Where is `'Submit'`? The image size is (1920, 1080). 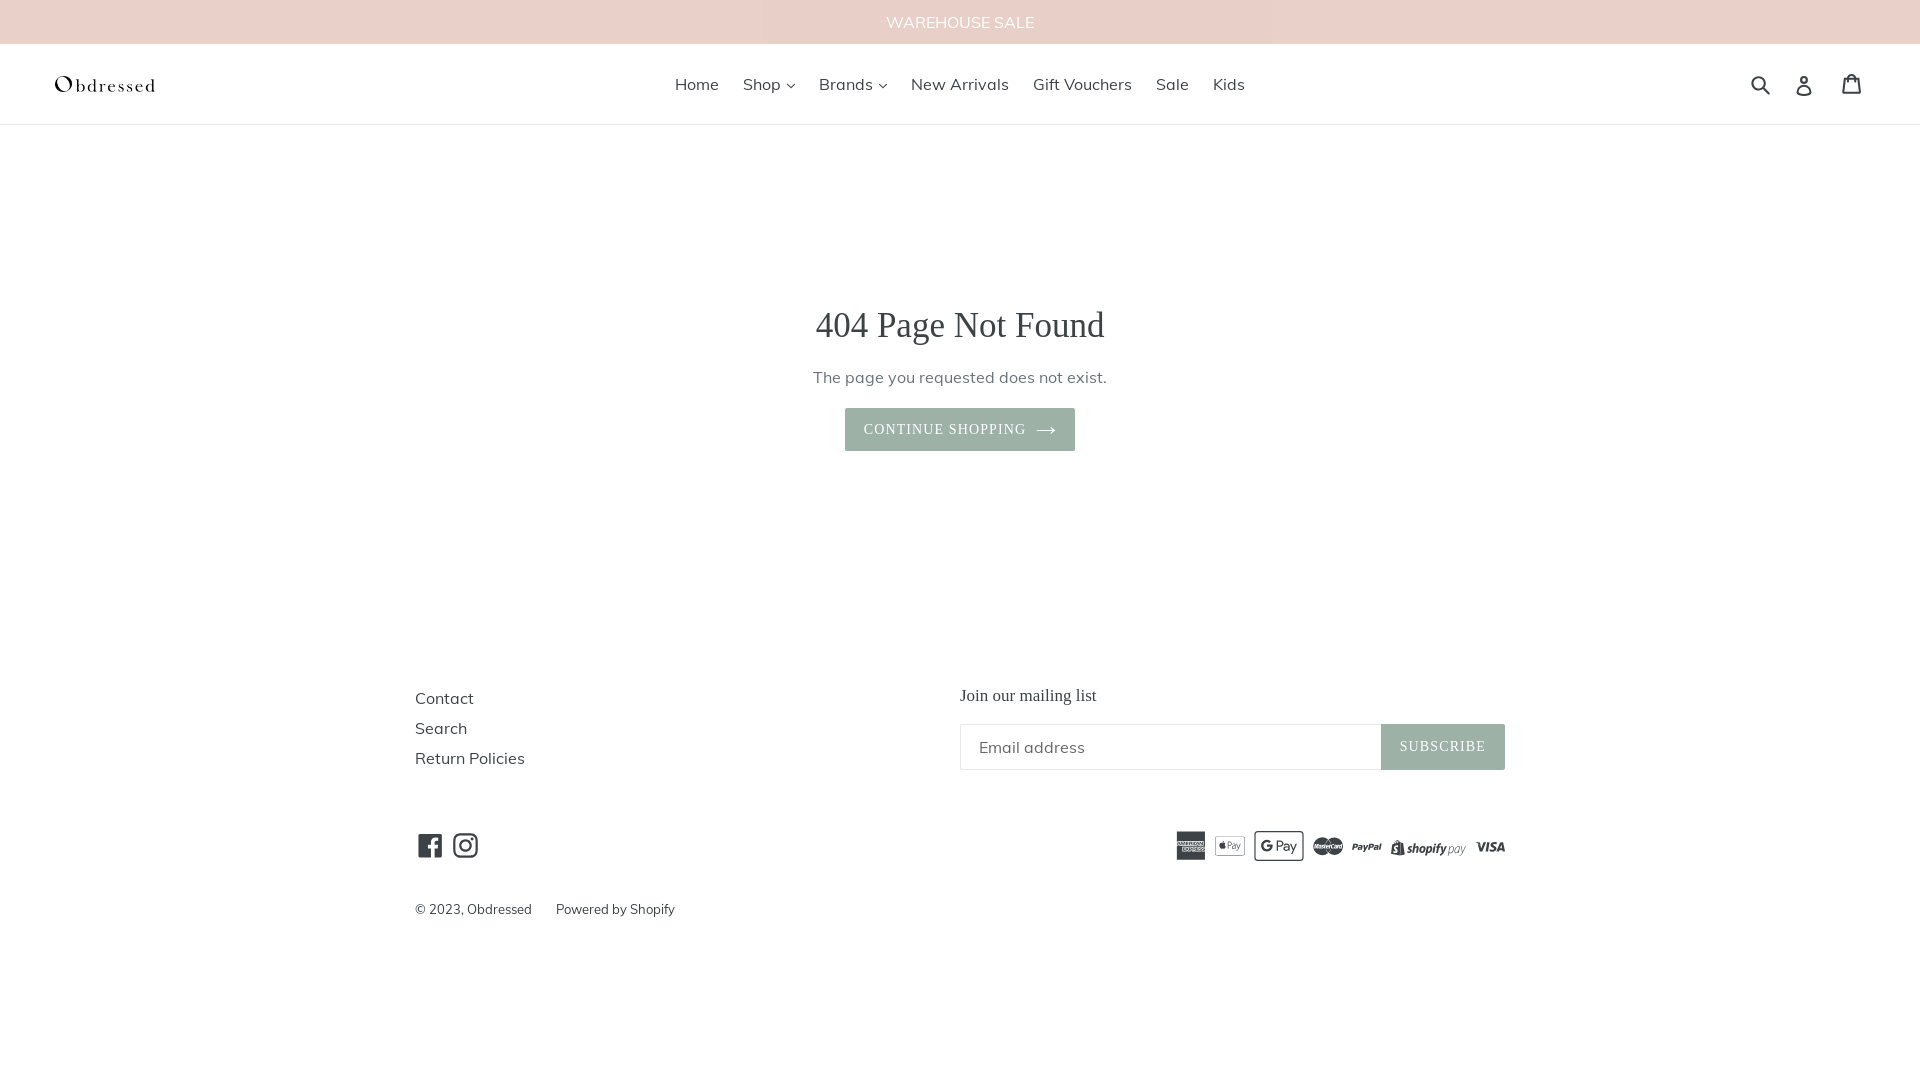
'Submit' is located at coordinates (1737, 83).